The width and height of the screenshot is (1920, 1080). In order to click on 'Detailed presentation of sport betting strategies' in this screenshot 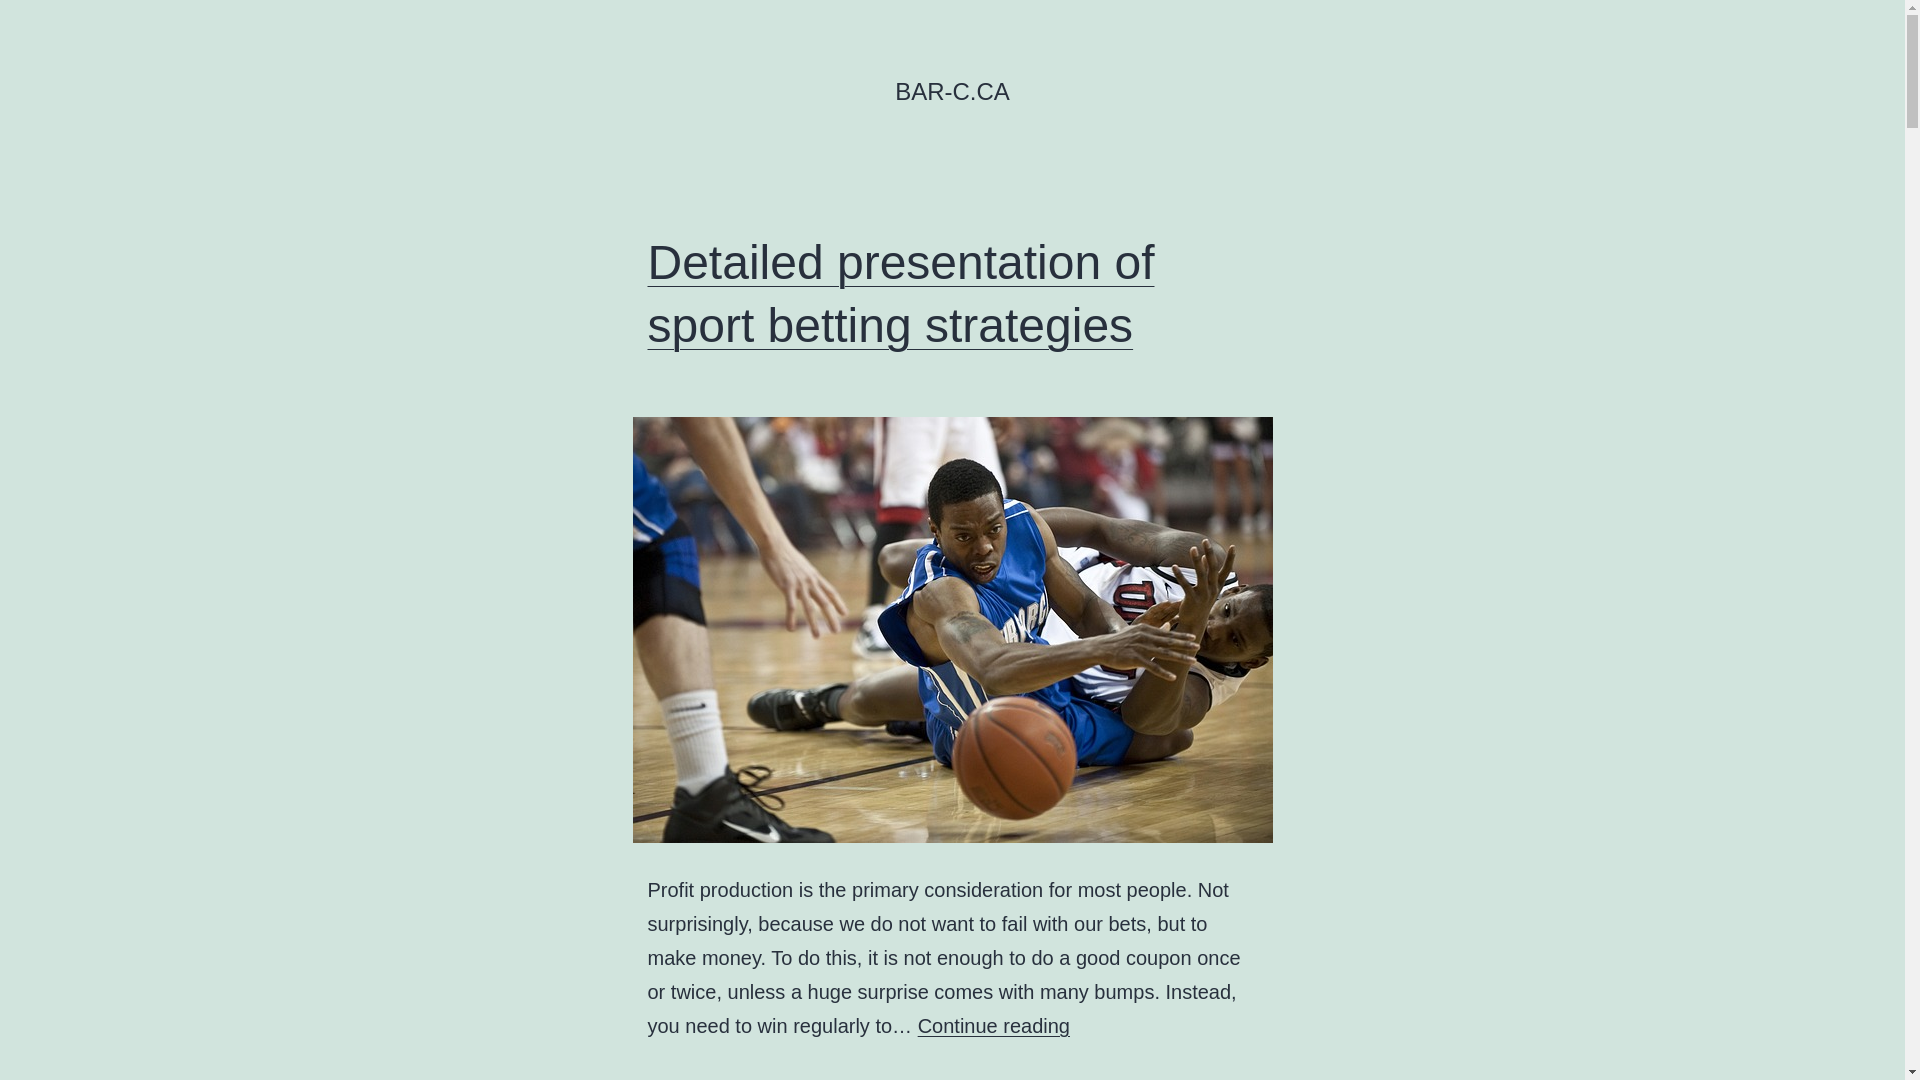, I will do `click(900, 293)`.